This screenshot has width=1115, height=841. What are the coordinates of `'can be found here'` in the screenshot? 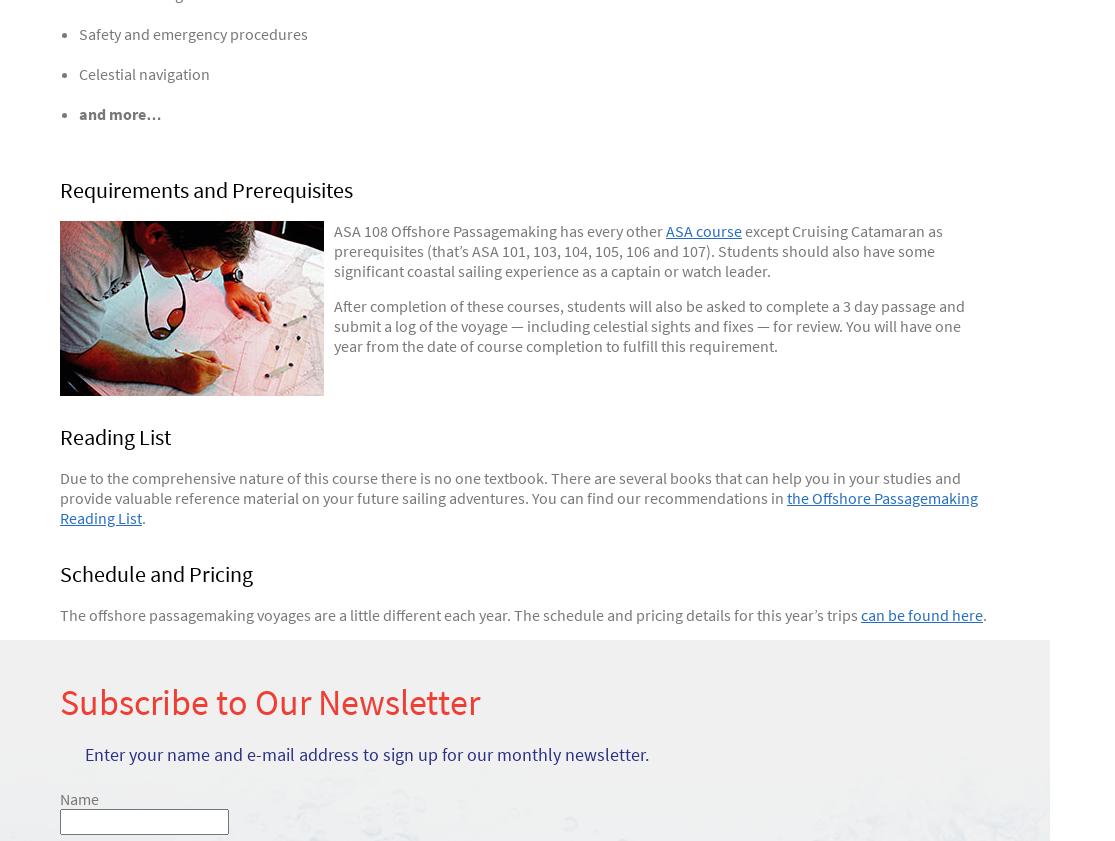 It's located at (921, 615).